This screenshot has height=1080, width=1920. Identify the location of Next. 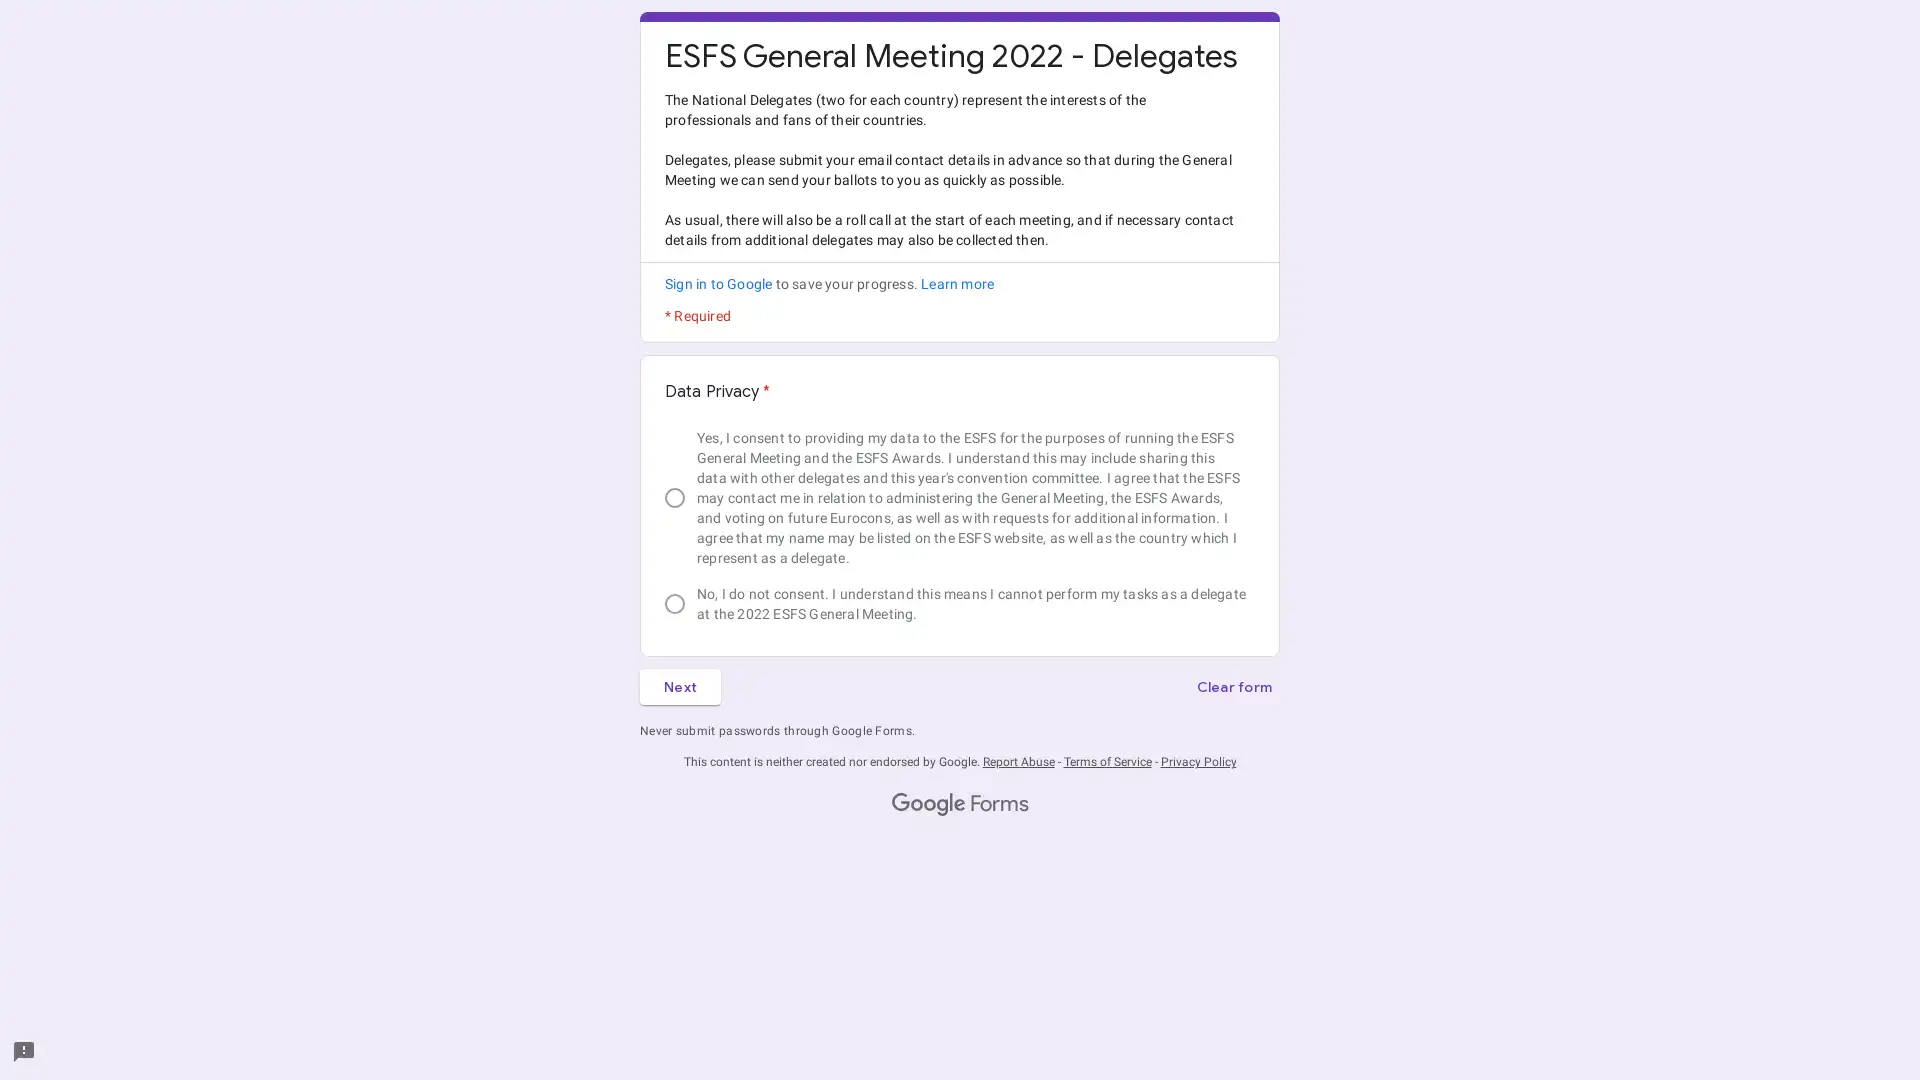
(680, 685).